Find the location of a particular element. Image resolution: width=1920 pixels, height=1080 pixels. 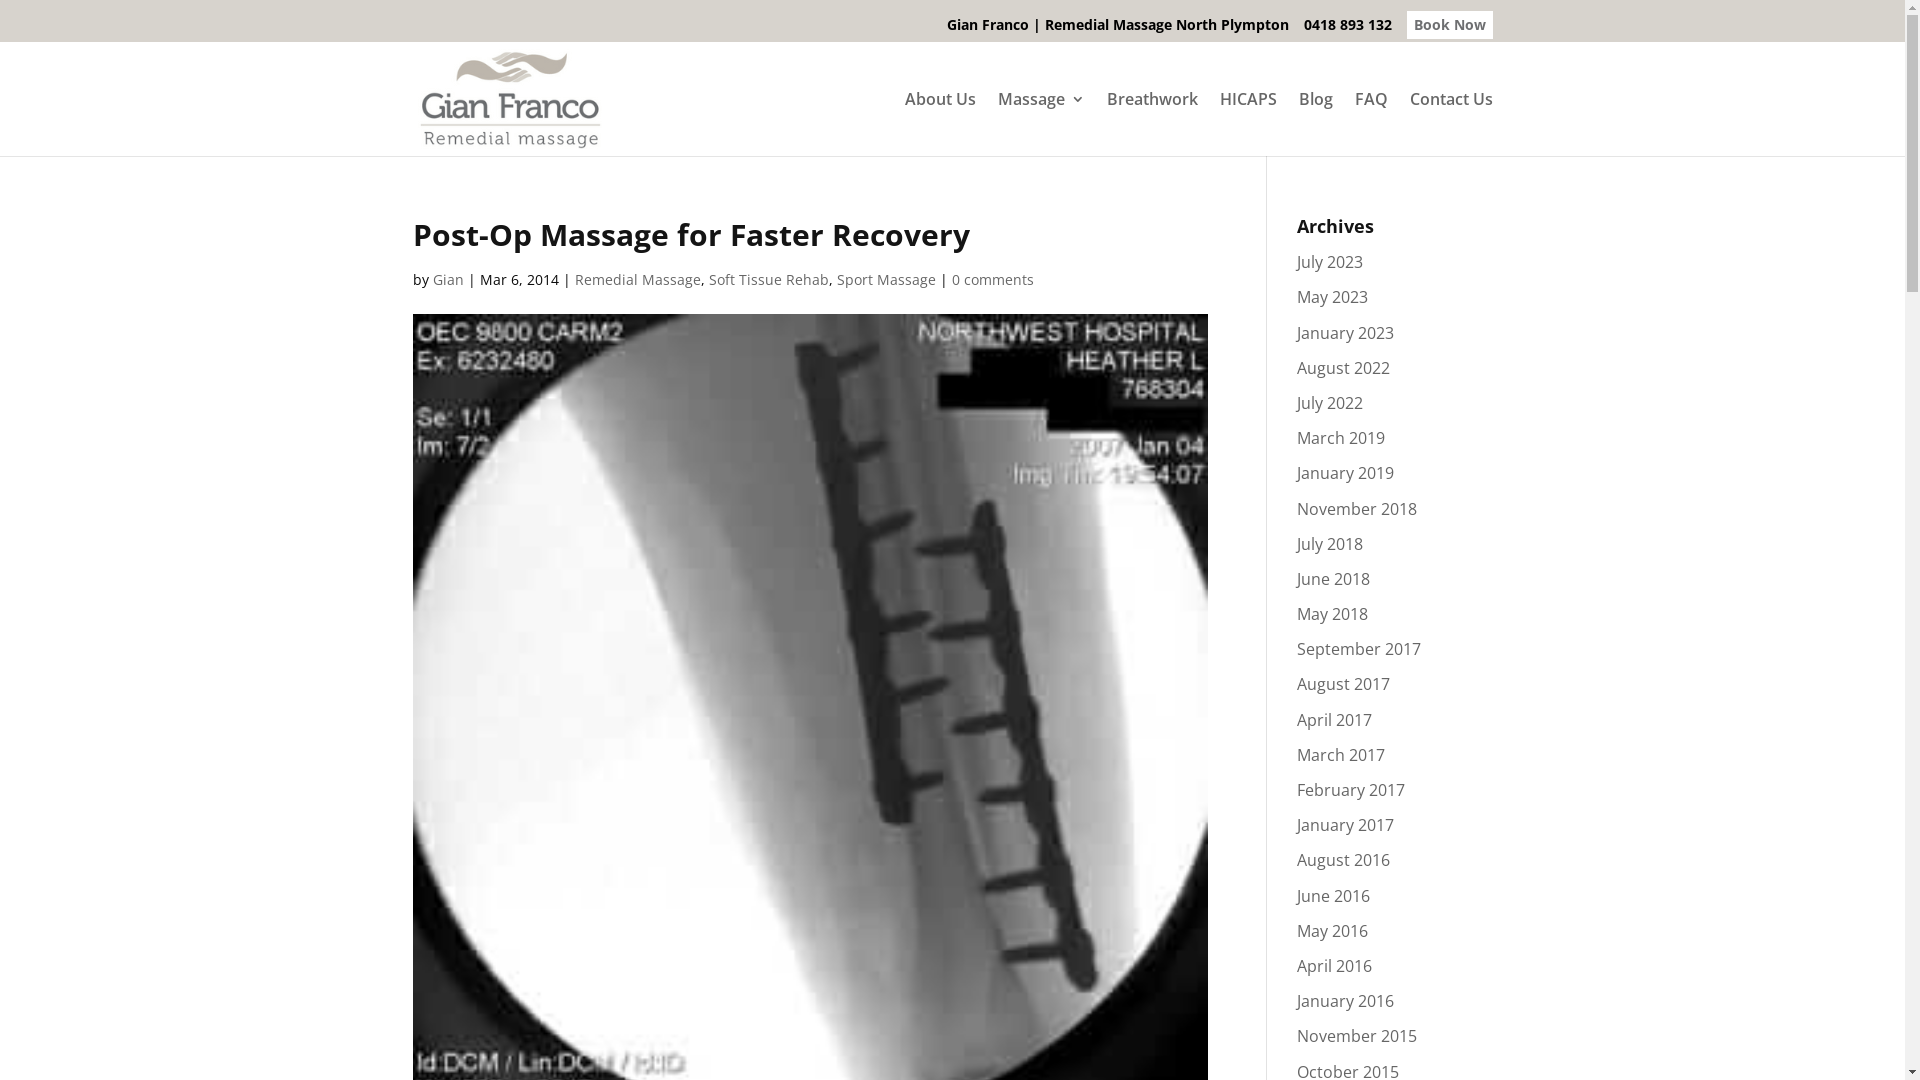

'Breathwork' is located at coordinates (1104, 123).